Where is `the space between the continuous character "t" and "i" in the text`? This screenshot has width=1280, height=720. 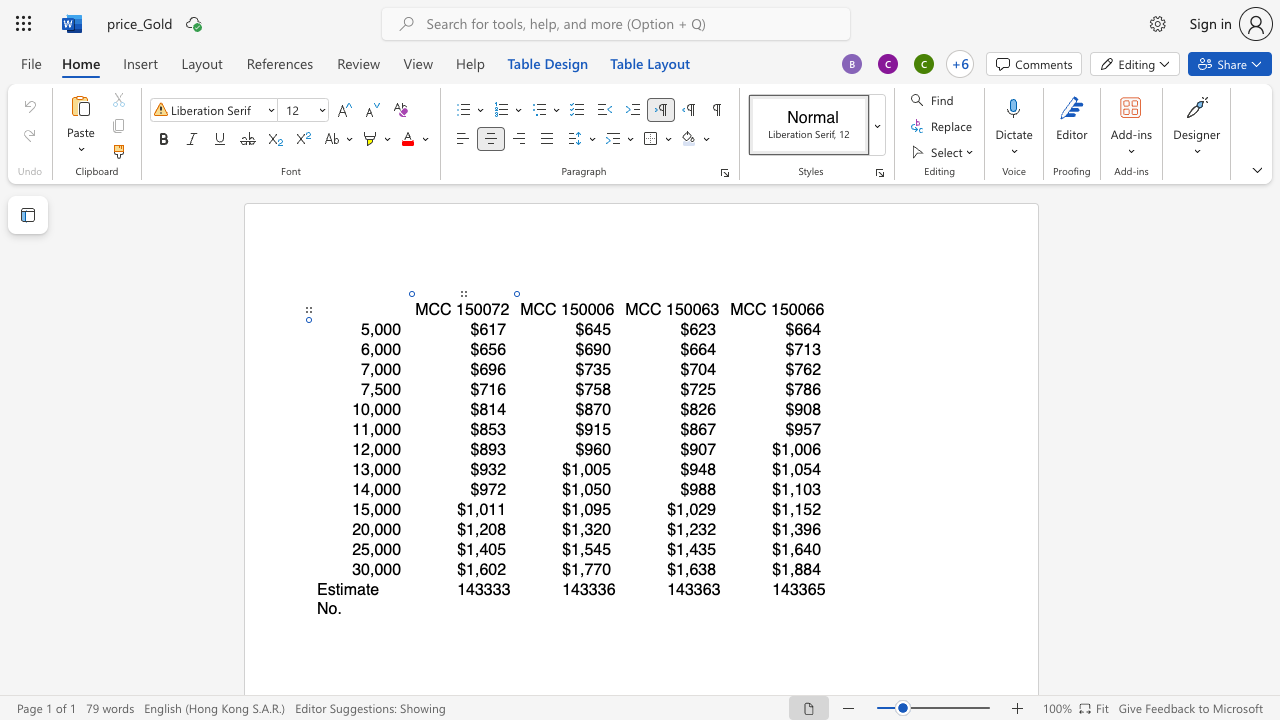 the space between the continuous character "t" and "i" in the text is located at coordinates (339, 588).